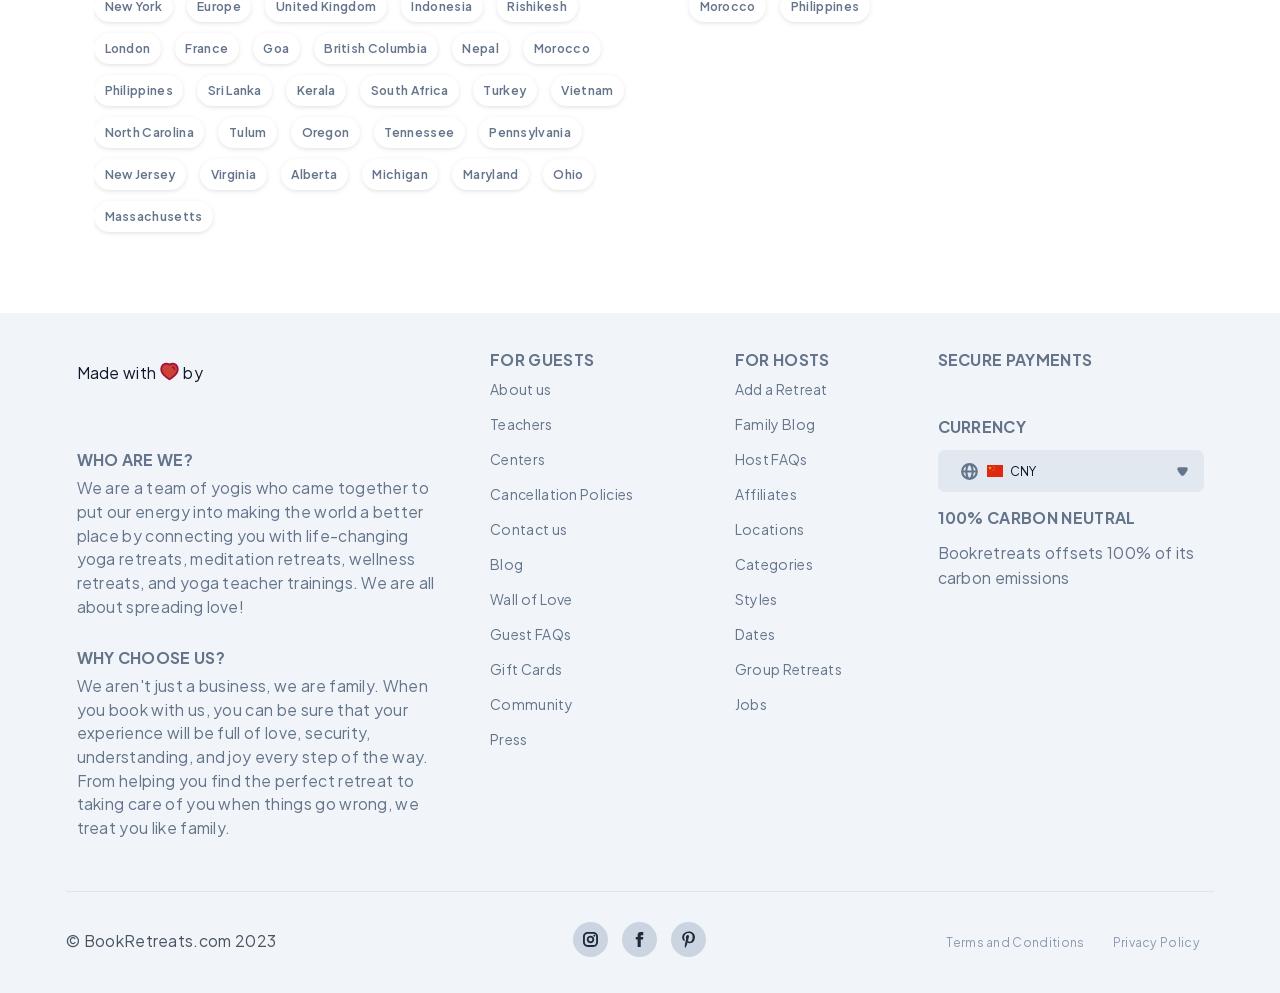  What do you see at coordinates (786, 668) in the screenshot?
I see `'Group Retreats'` at bounding box center [786, 668].